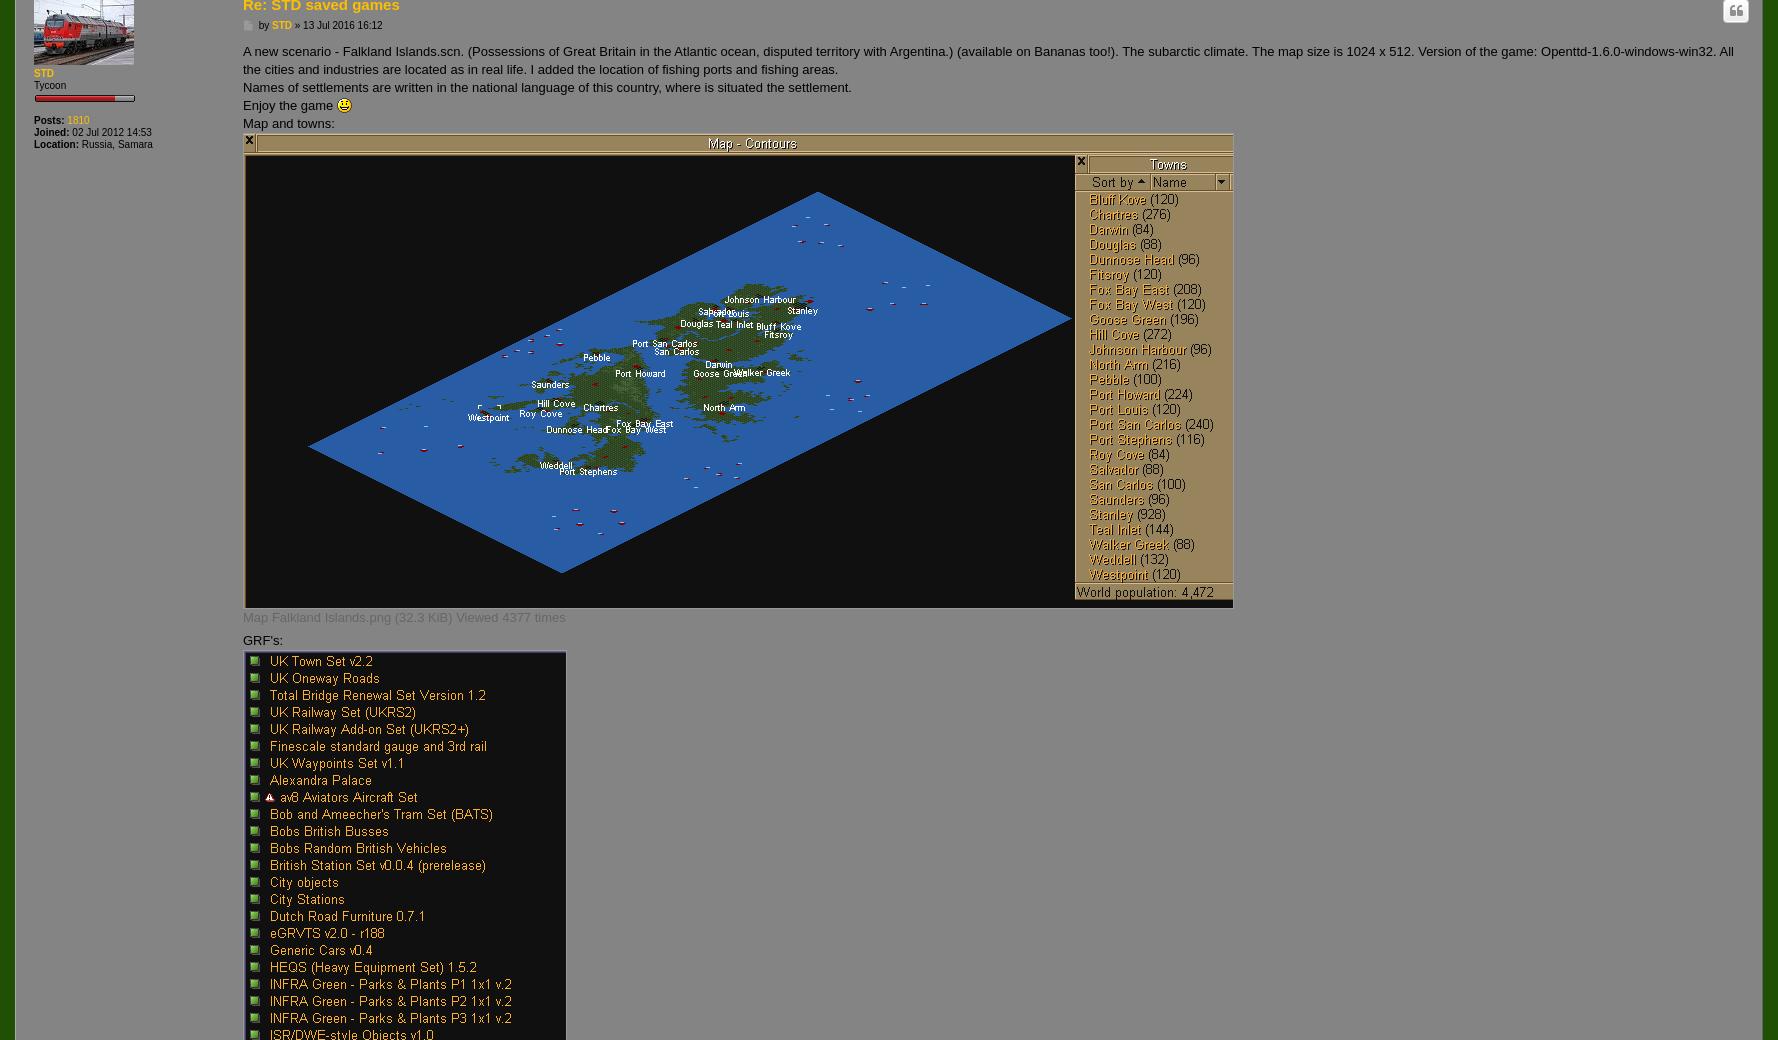 The height and width of the screenshot is (1040, 1778). I want to click on 'Map and towns:', so click(242, 122).